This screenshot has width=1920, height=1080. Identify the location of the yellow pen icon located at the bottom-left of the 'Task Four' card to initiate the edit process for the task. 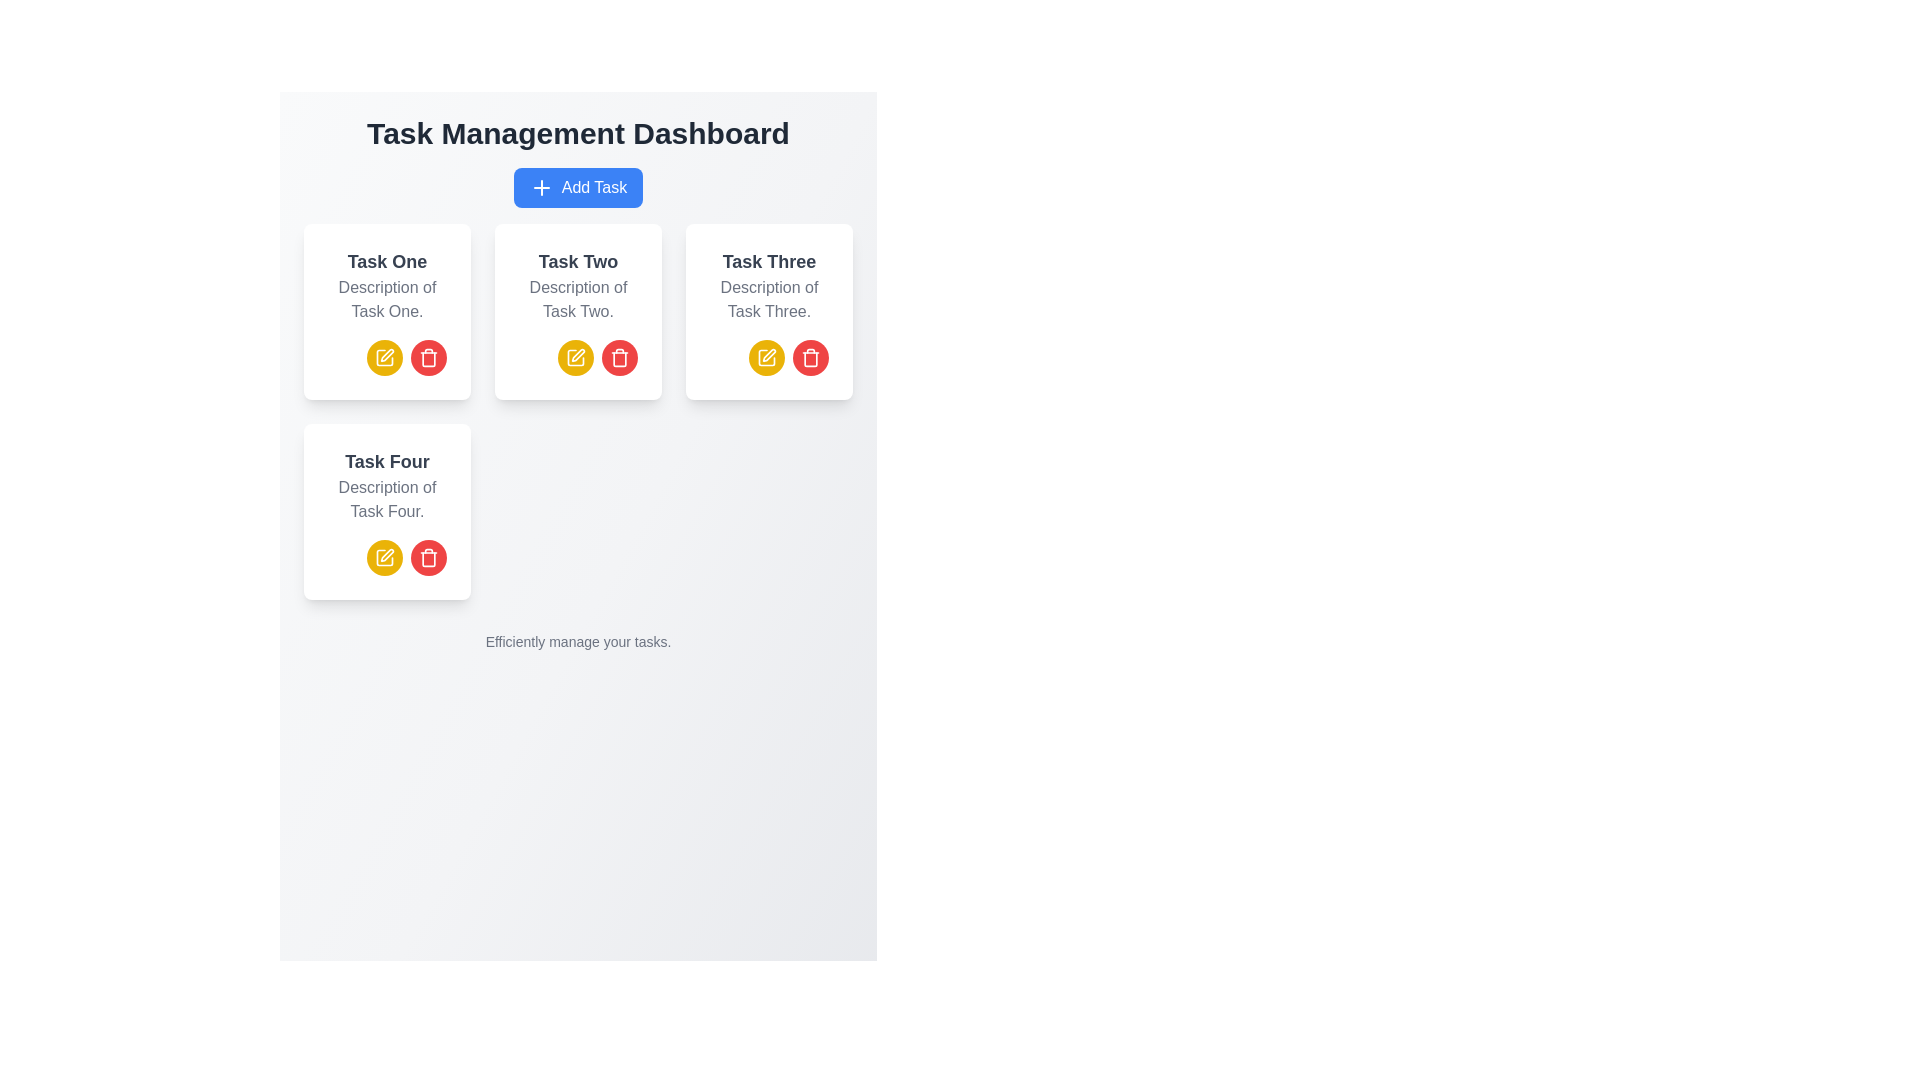
(387, 555).